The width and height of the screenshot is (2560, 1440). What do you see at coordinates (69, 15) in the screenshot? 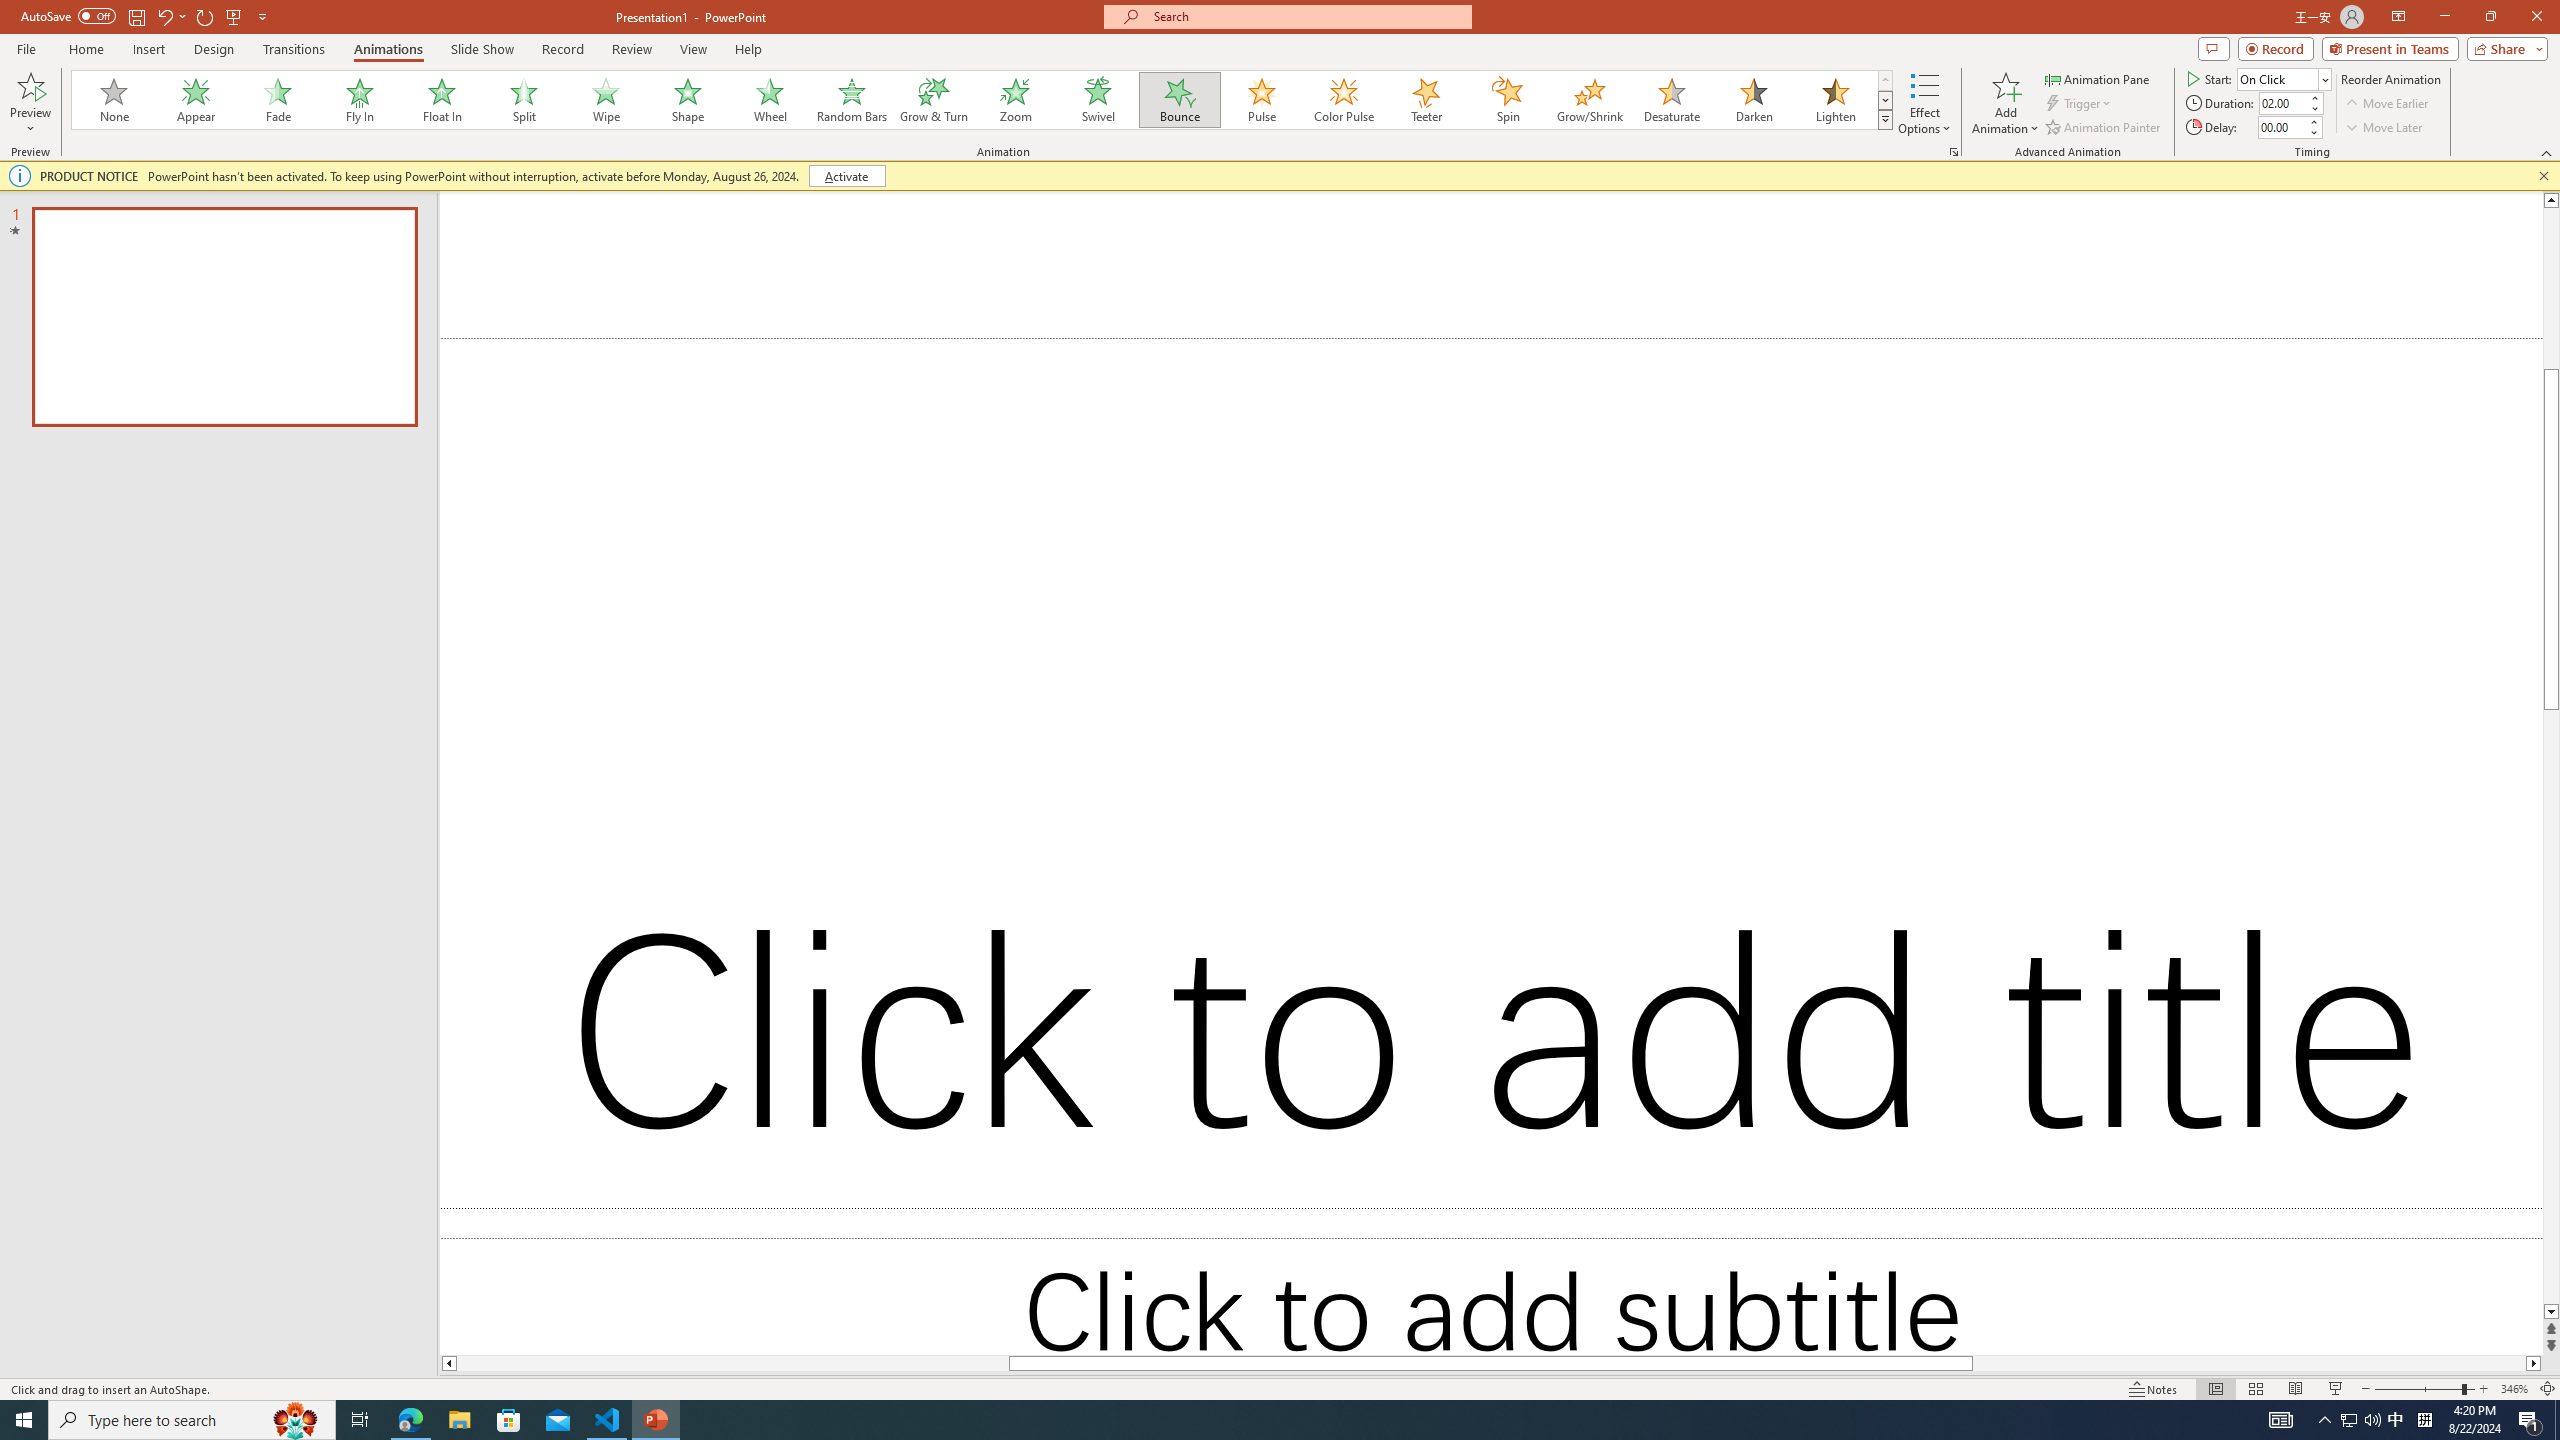
I see `'AutoSave'` at bounding box center [69, 15].